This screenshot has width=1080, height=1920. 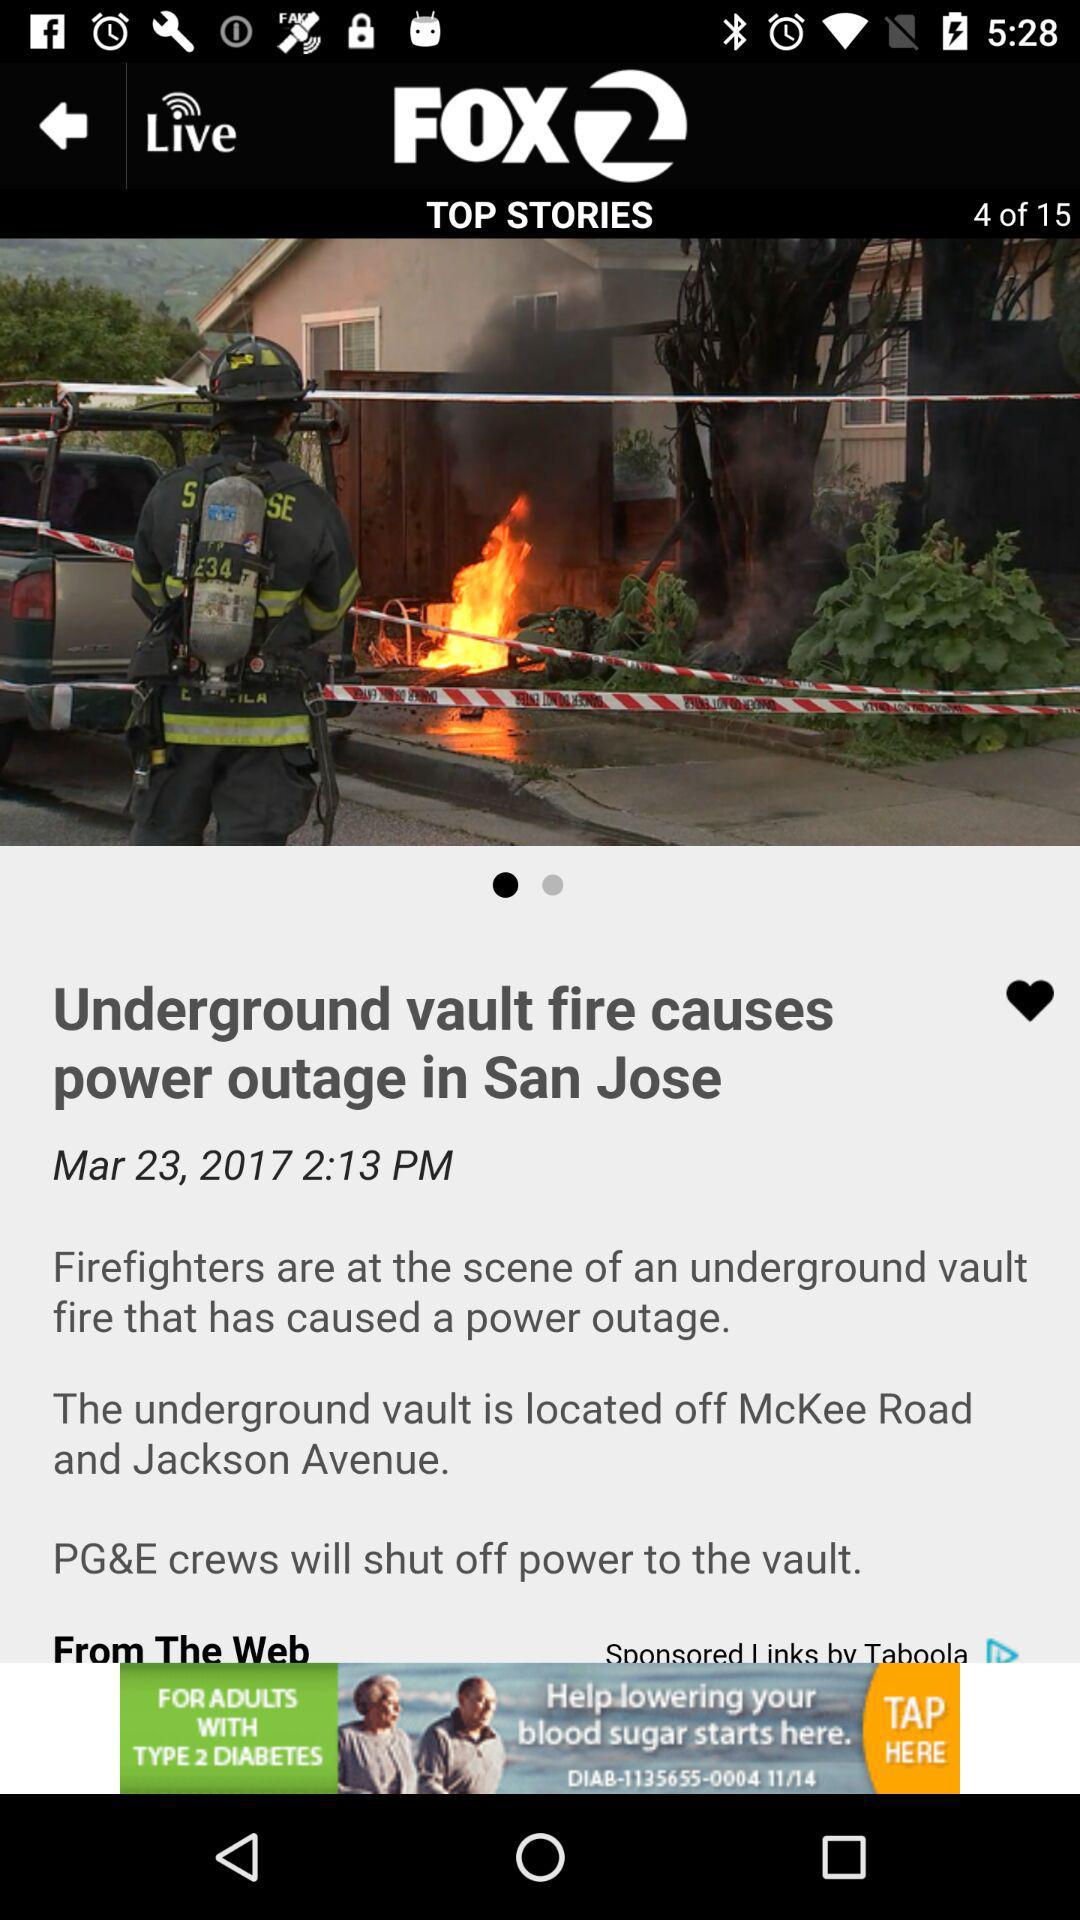 I want to click on favorites option, so click(x=1017, y=1000).